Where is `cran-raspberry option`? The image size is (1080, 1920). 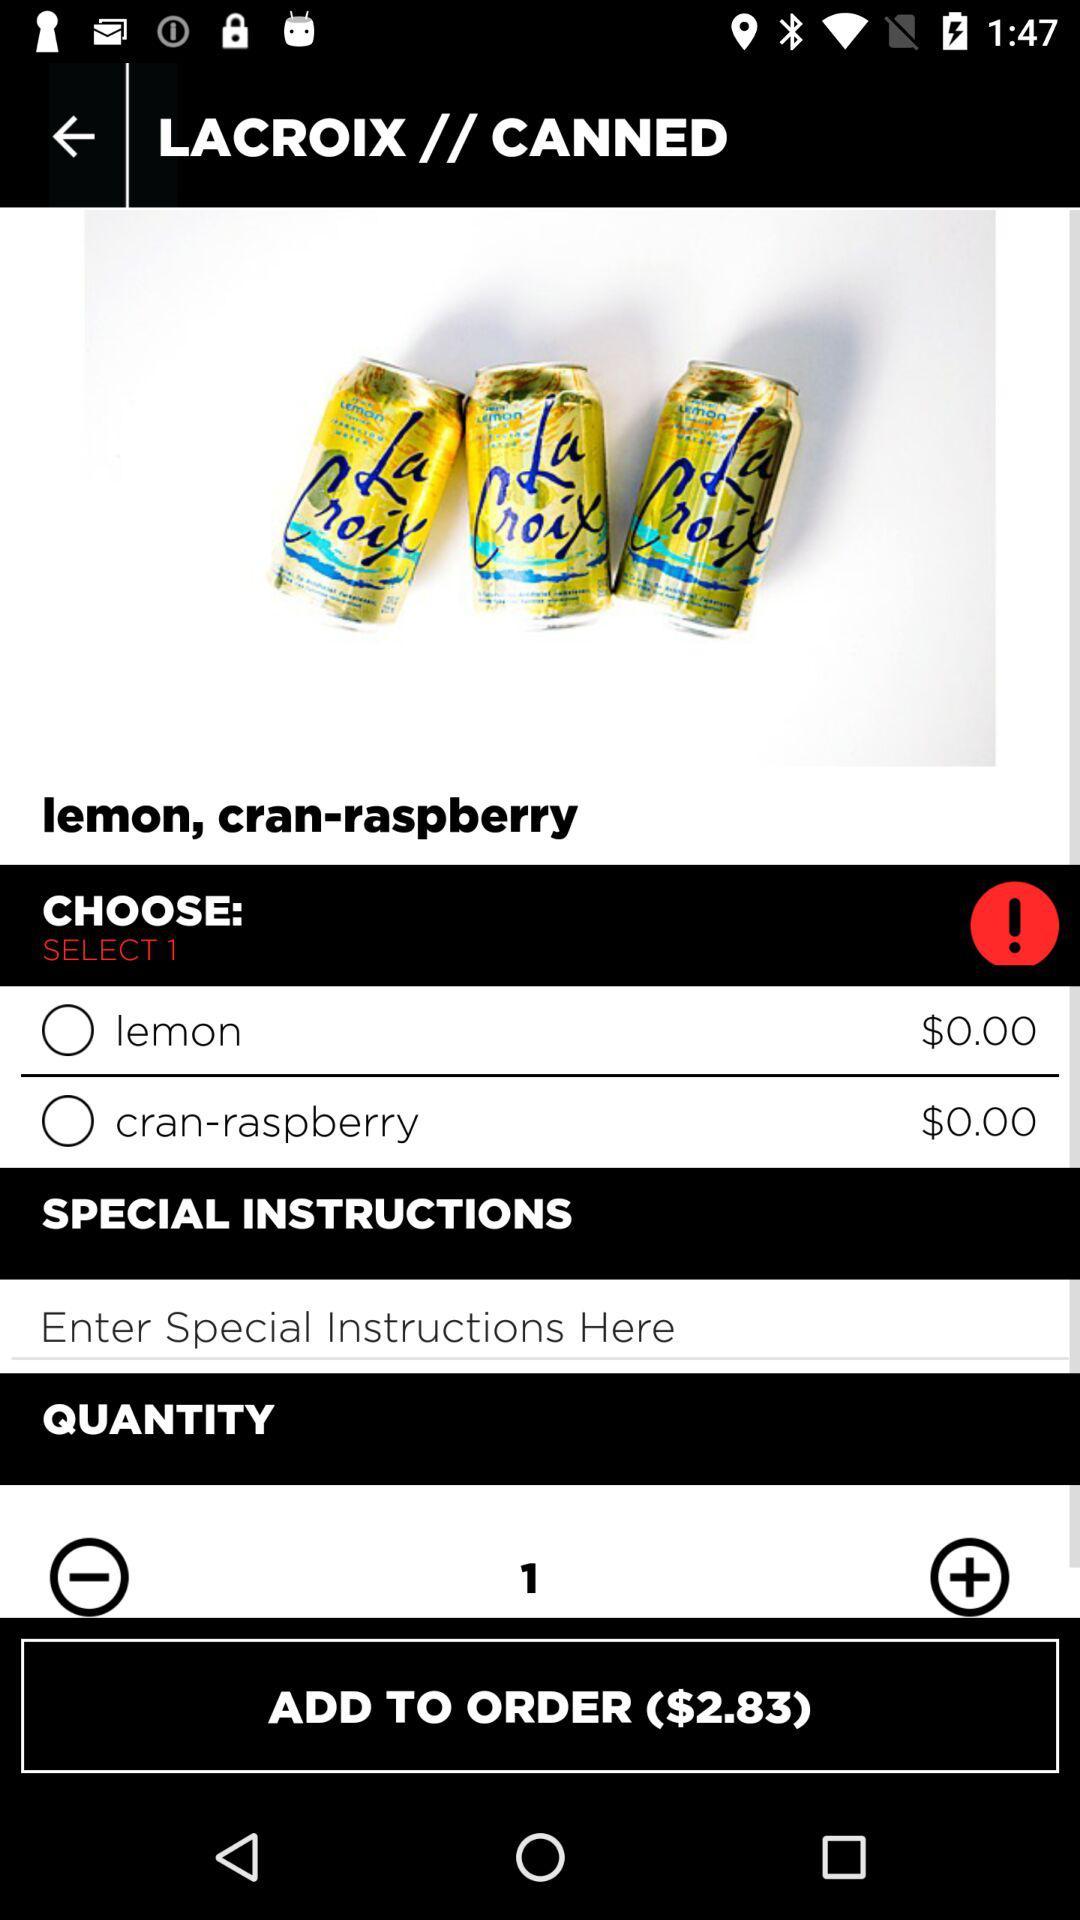 cran-raspberry option is located at coordinates (66, 1120).